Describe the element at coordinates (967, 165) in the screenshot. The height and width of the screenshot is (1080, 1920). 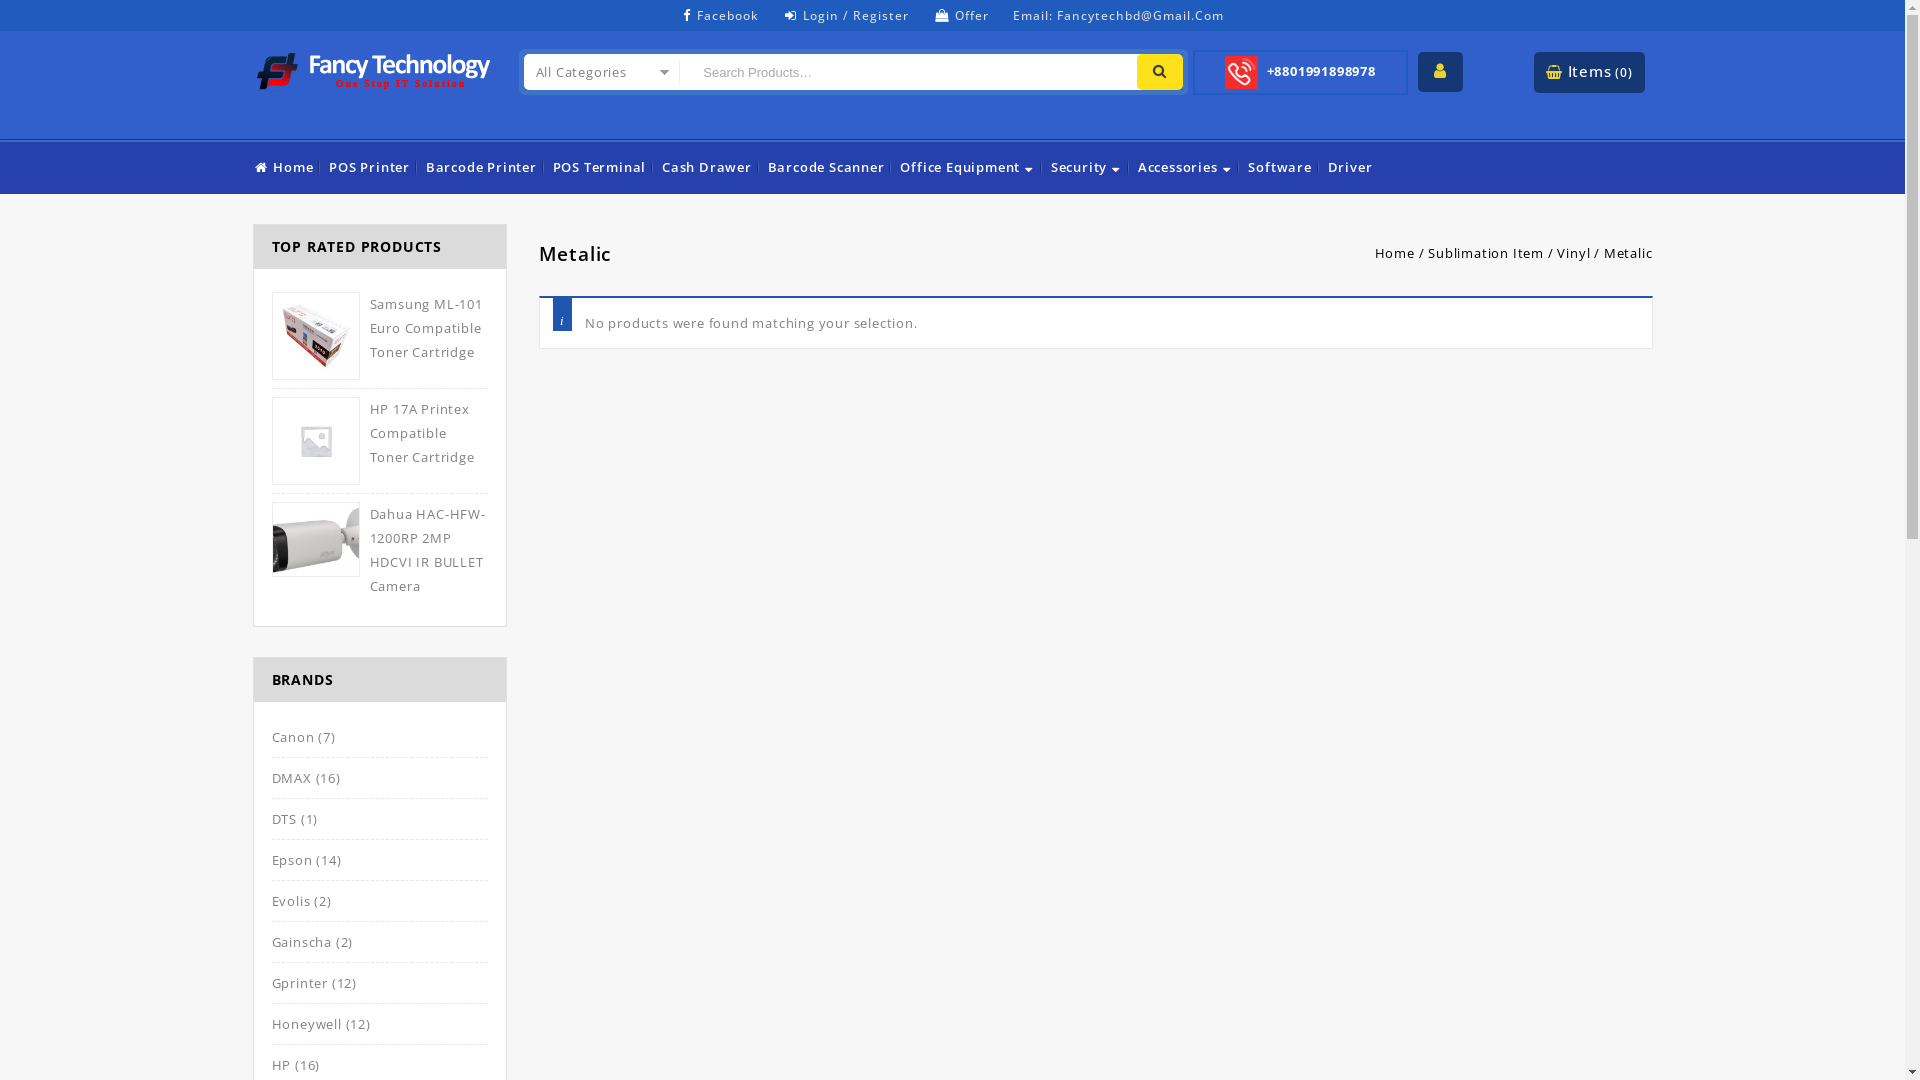
I see `'Office Equipment'` at that location.